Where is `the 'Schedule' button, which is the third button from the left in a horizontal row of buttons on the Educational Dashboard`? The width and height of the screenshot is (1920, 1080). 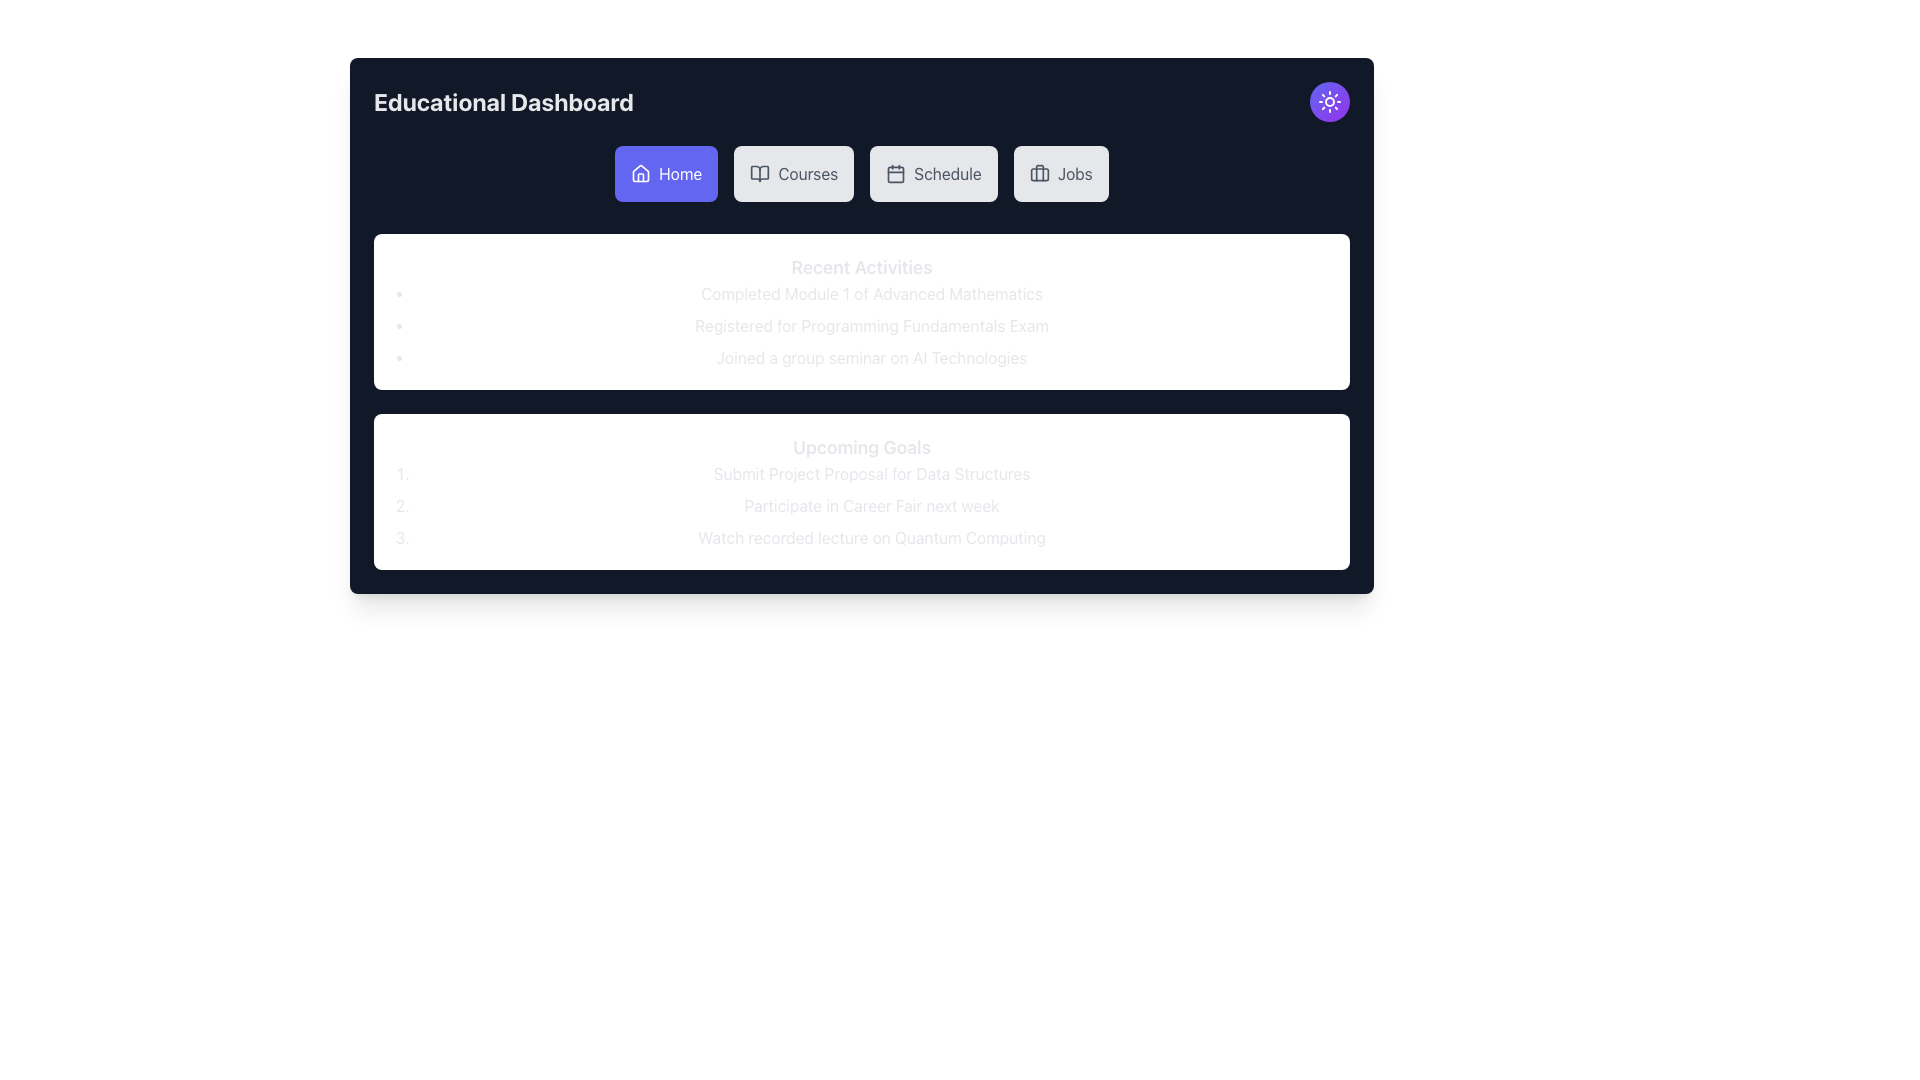
the 'Schedule' button, which is the third button from the left in a horizontal row of buttons on the Educational Dashboard is located at coordinates (947, 172).